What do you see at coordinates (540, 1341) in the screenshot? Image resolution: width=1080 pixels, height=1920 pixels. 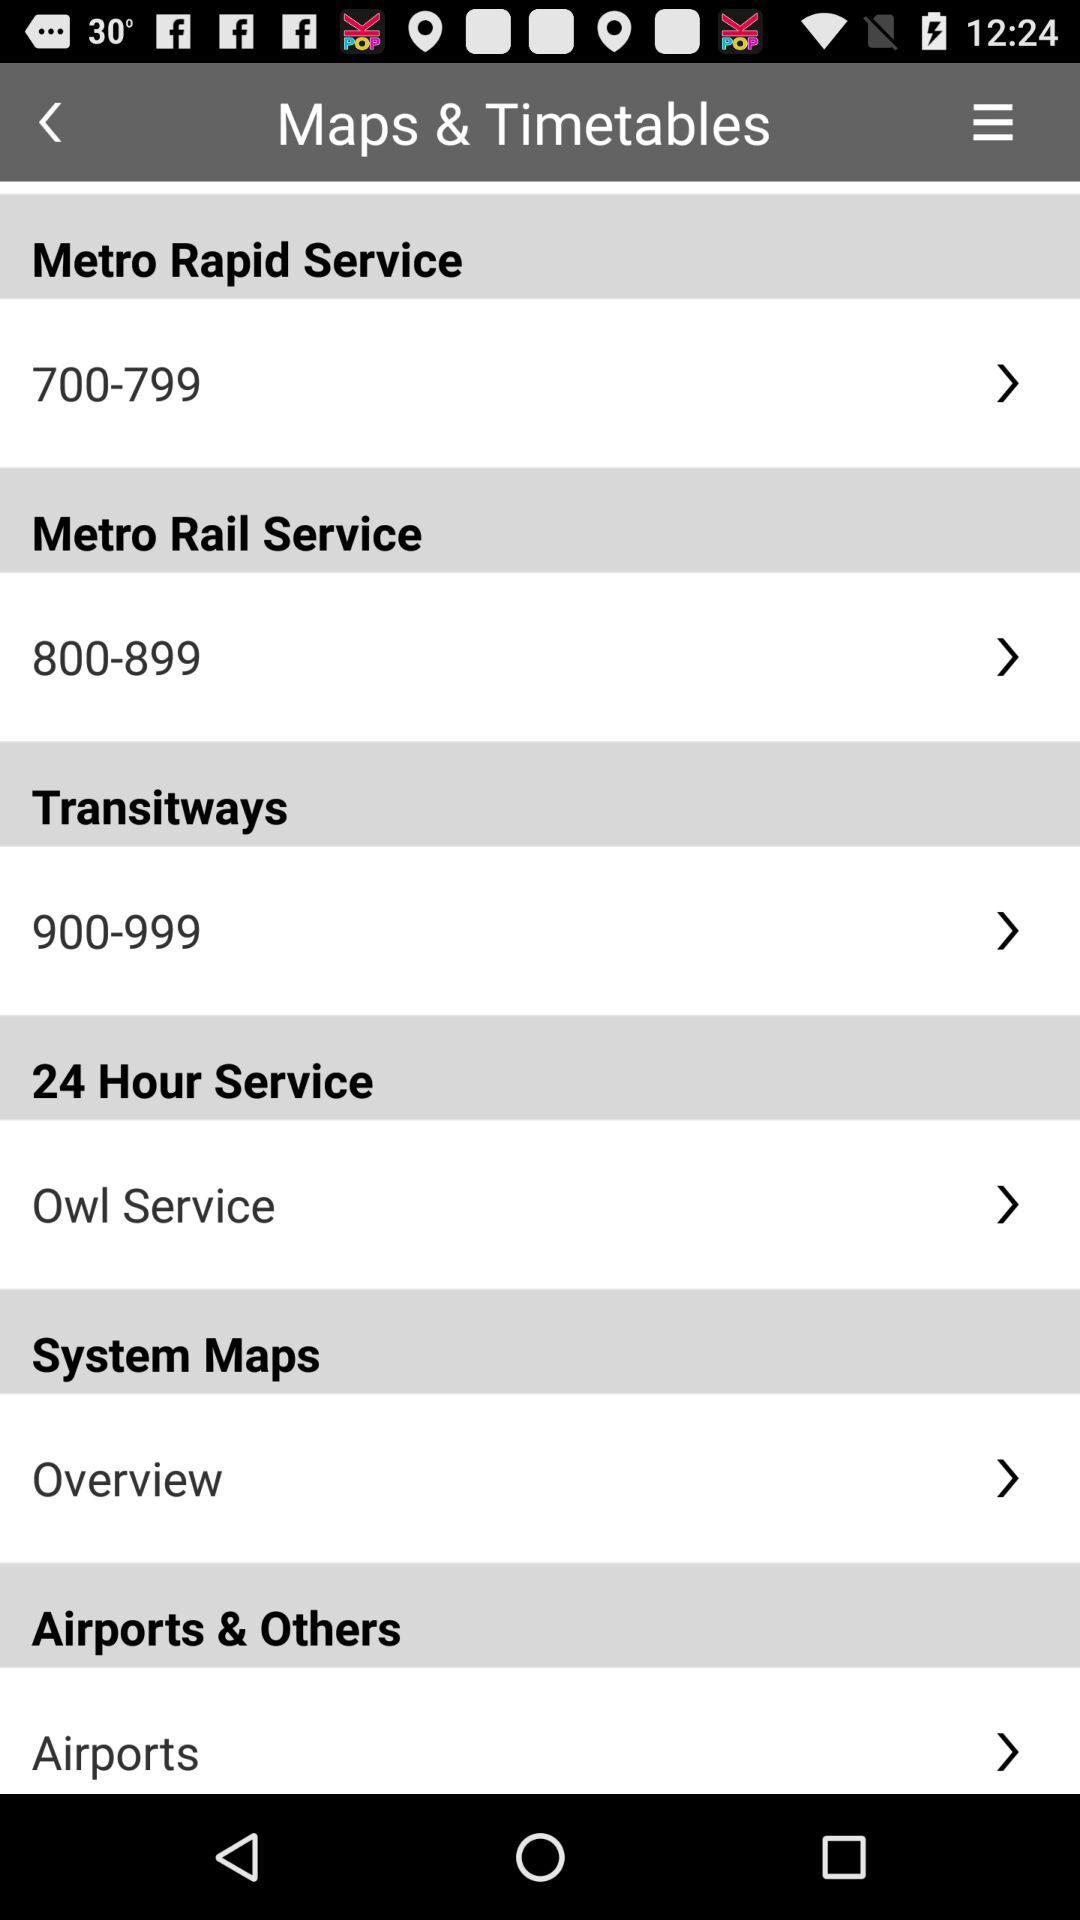 I see `system maps icon` at bounding box center [540, 1341].